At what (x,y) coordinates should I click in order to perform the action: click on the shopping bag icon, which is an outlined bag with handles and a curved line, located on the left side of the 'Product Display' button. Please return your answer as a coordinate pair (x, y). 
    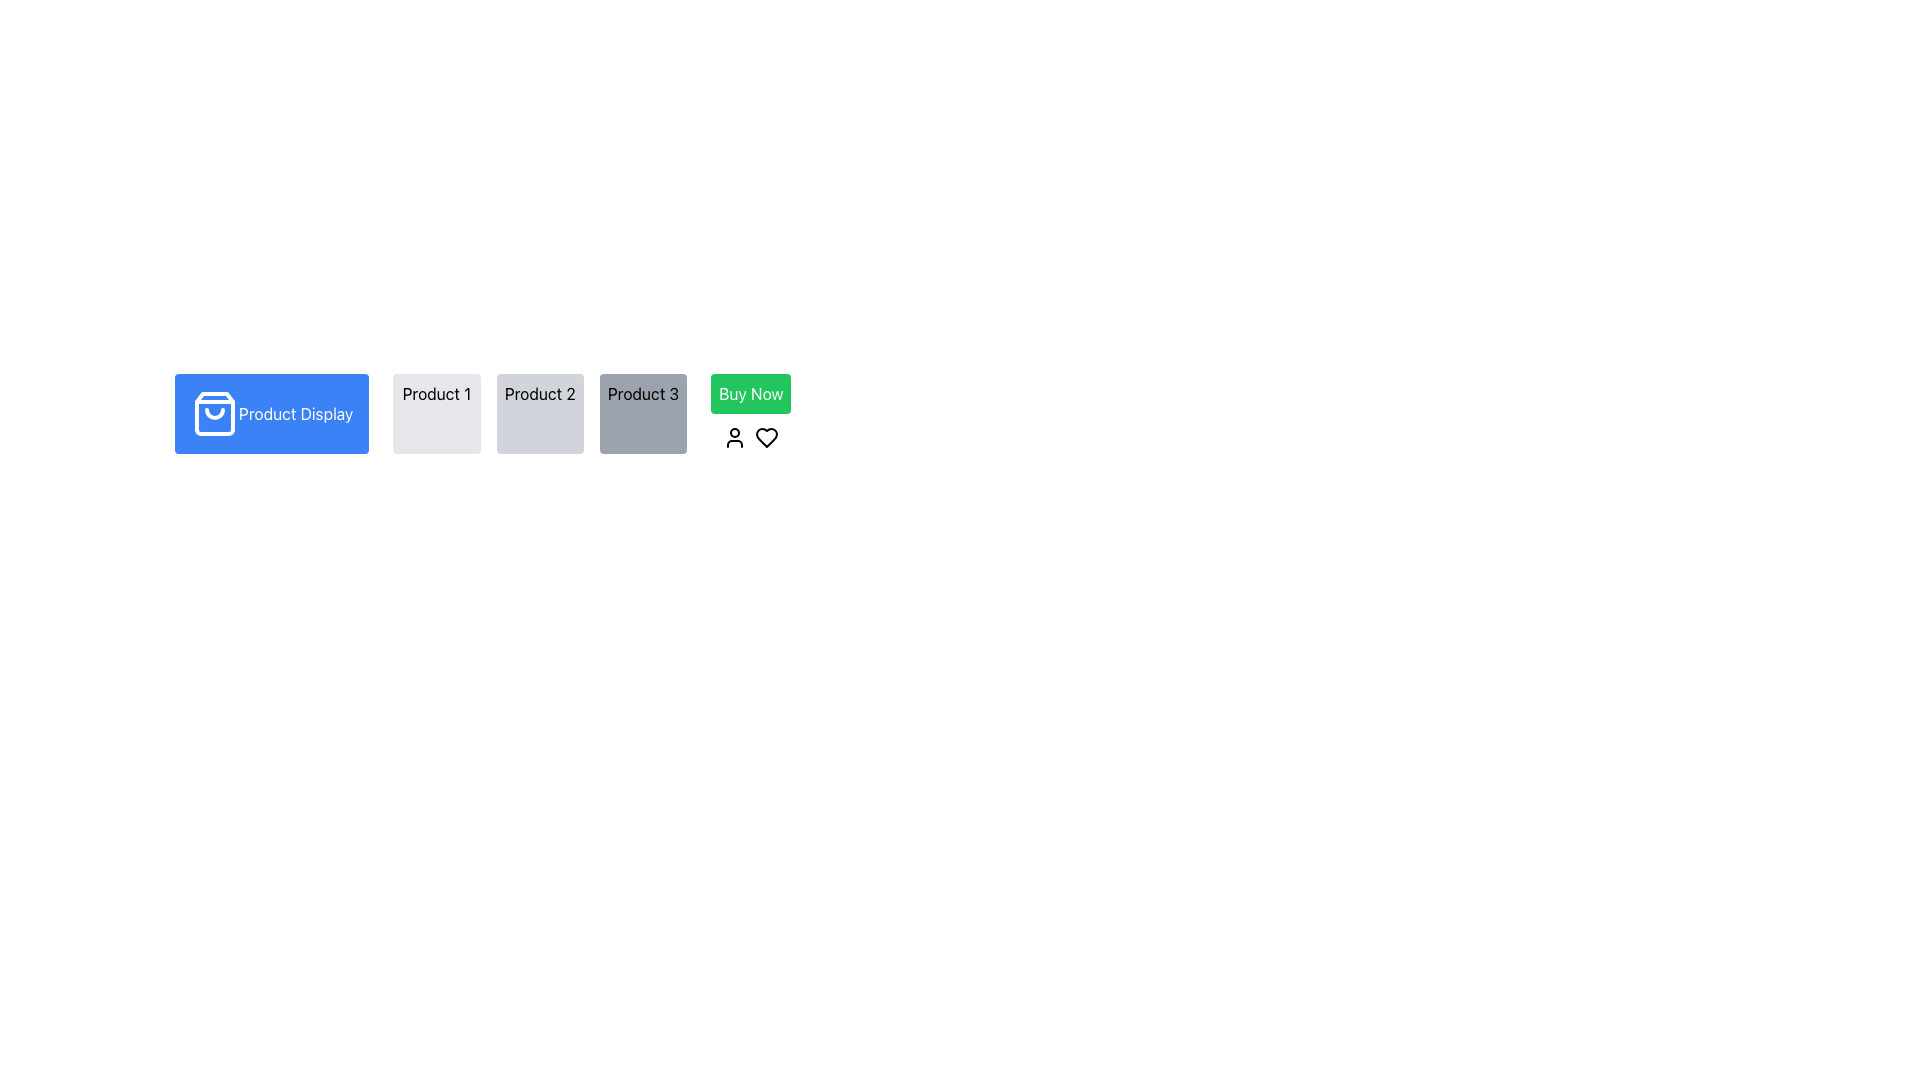
    Looking at the image, I should click on (215, 412).